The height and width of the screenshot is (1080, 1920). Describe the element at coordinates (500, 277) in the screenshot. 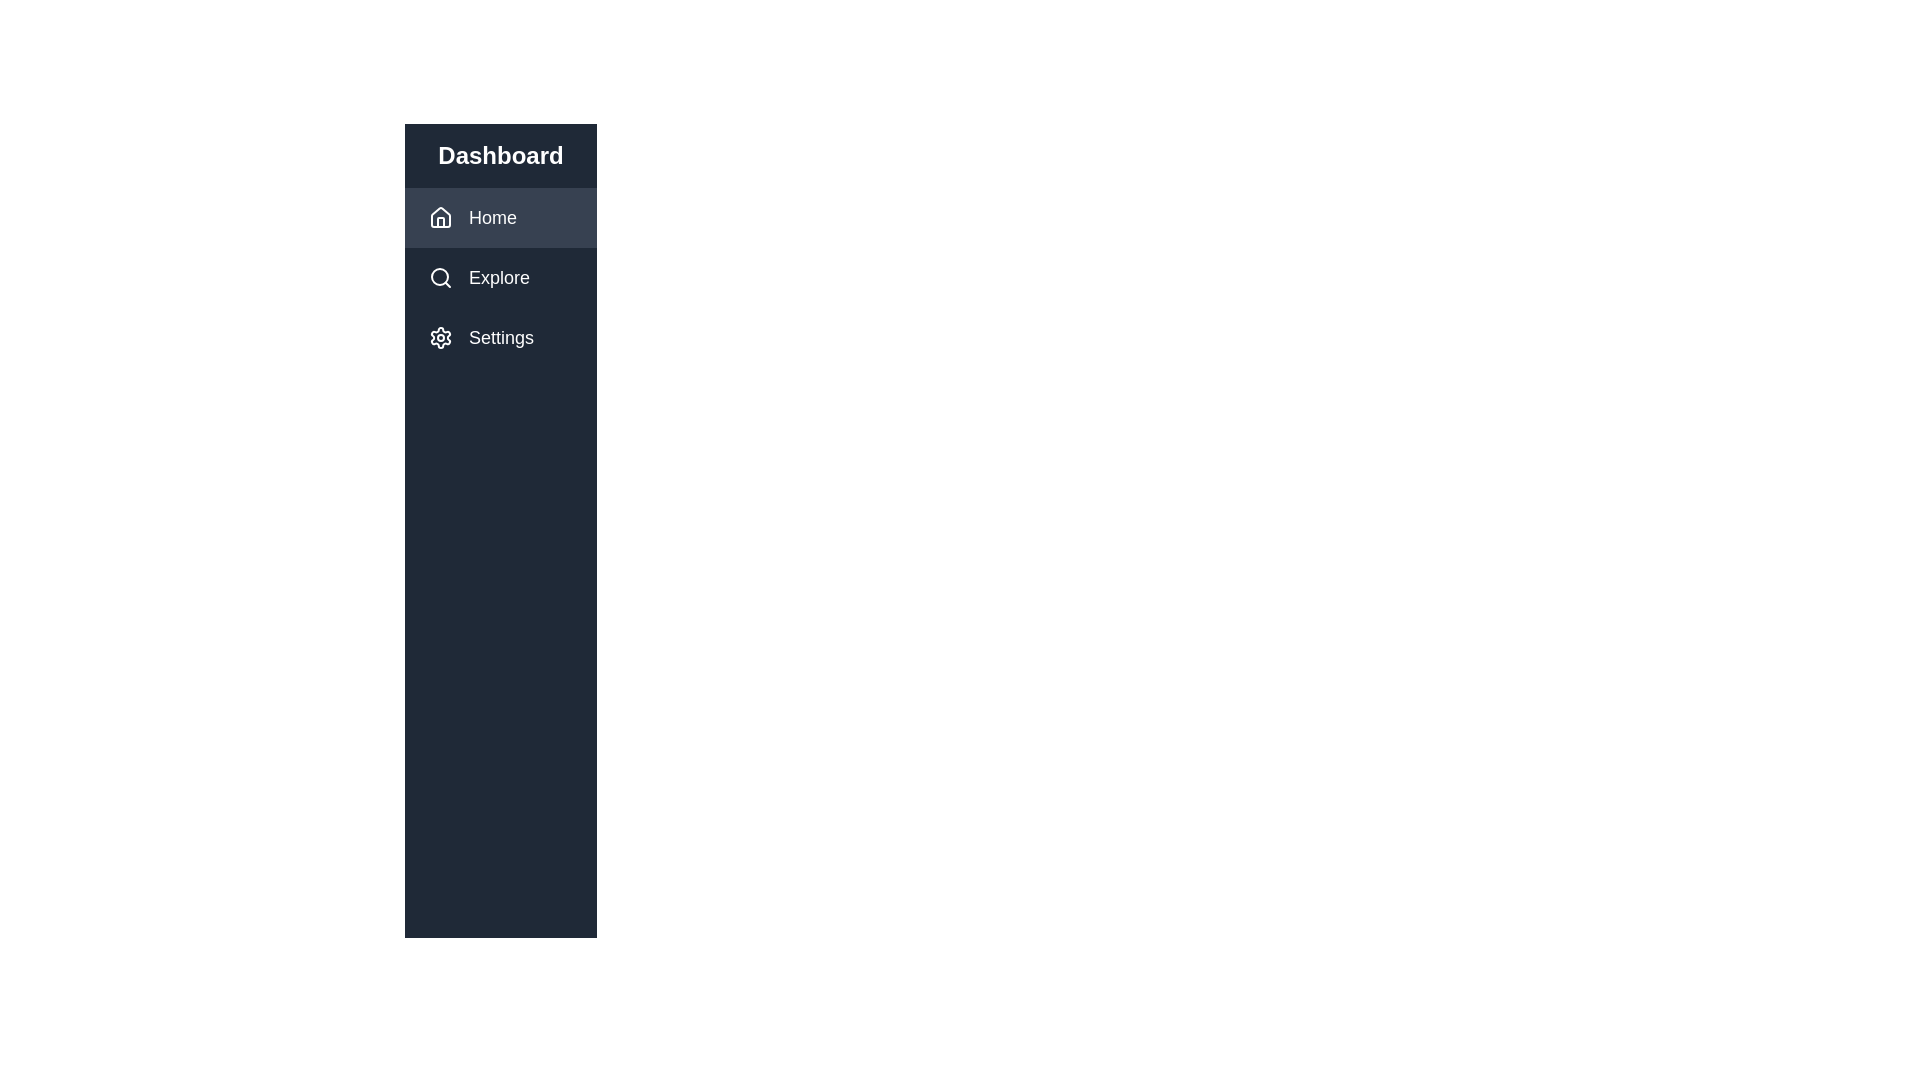

I see `the 'Explore' button, which is the second item in the vertical navigation menu located below 'Home' and above 'Settings'` at that location.